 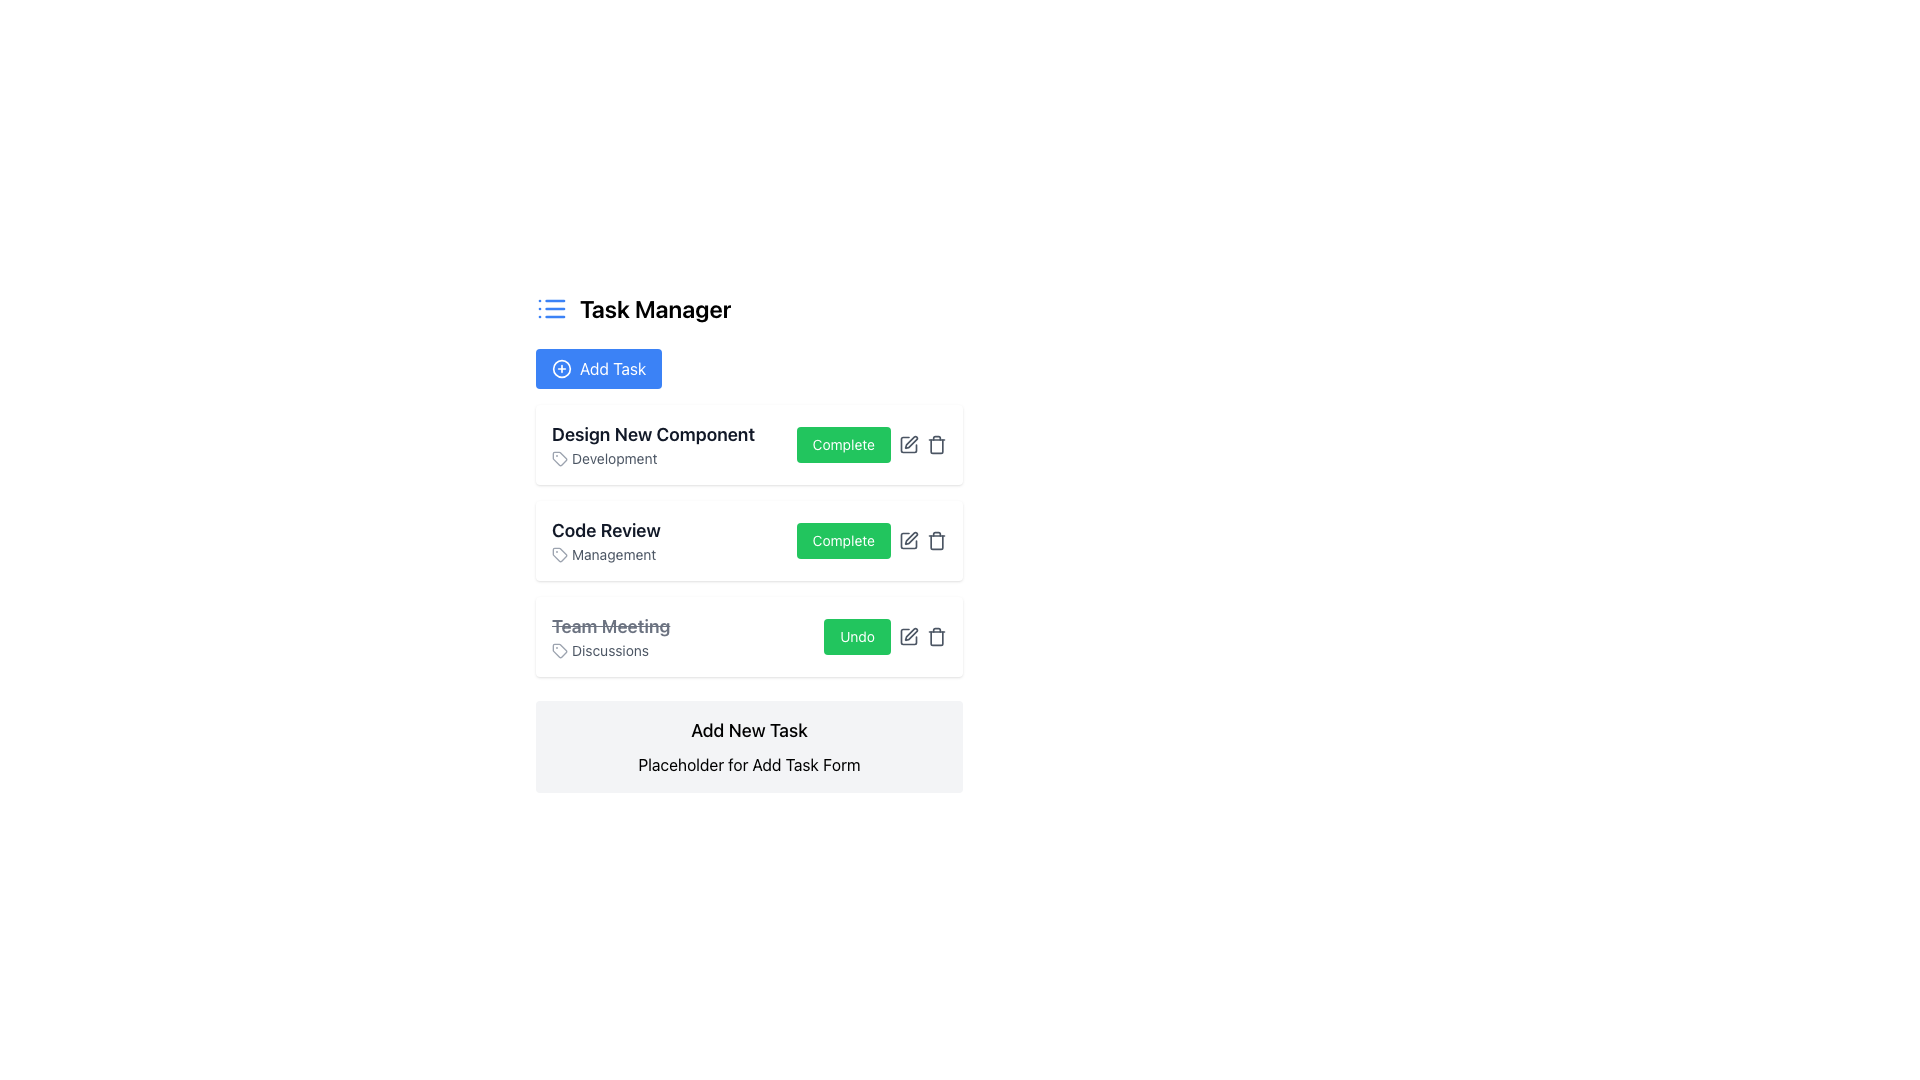 What do you see at coordinates (907, 540) in the screenshot?
I see `the pen icon button with a gray square background, located as the second interactive element from the right in the 'Code Review' task section to change its color to blue` at bounding box center [907, 540].